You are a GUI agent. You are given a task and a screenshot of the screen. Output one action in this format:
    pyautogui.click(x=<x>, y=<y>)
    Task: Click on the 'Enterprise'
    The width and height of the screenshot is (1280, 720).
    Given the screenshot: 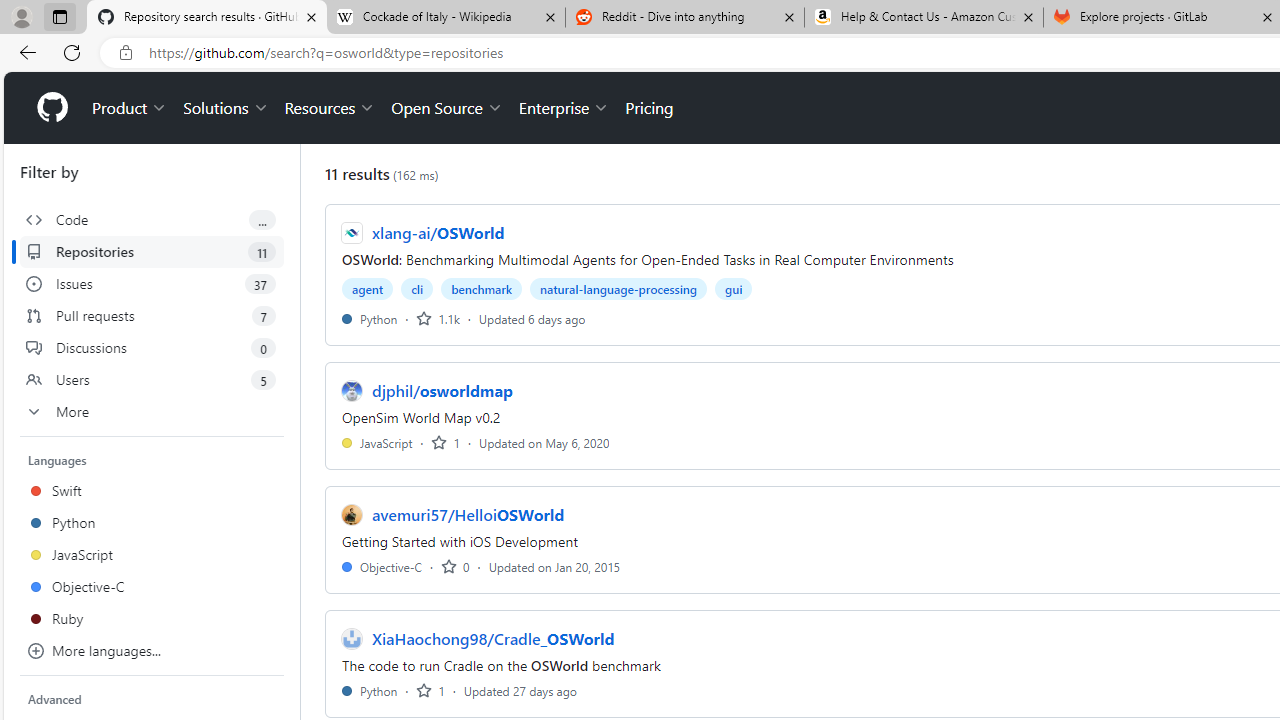 What is the action you would take?
    pyautogui.click(x=562, y=108)
    